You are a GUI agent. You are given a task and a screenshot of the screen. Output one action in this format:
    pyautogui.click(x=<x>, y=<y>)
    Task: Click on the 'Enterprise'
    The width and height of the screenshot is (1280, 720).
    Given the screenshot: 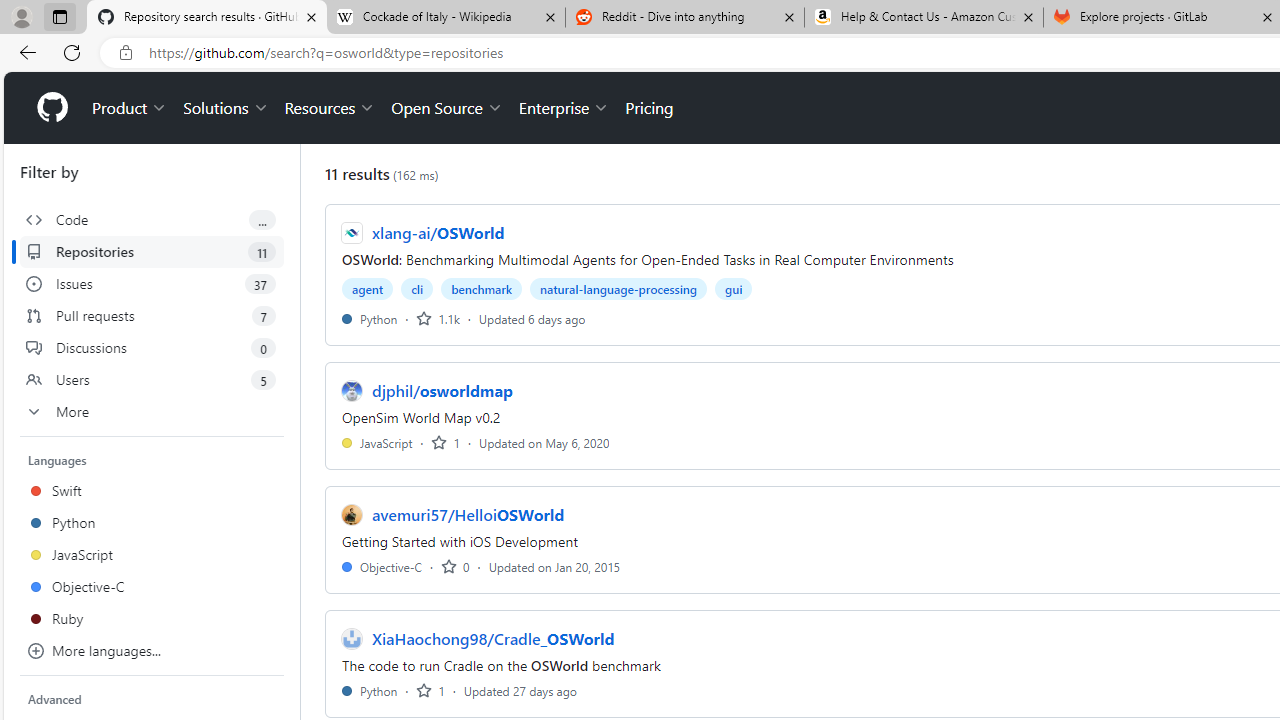 What is the action you would take?
    pyautogui.click(x=562, y=108)
    